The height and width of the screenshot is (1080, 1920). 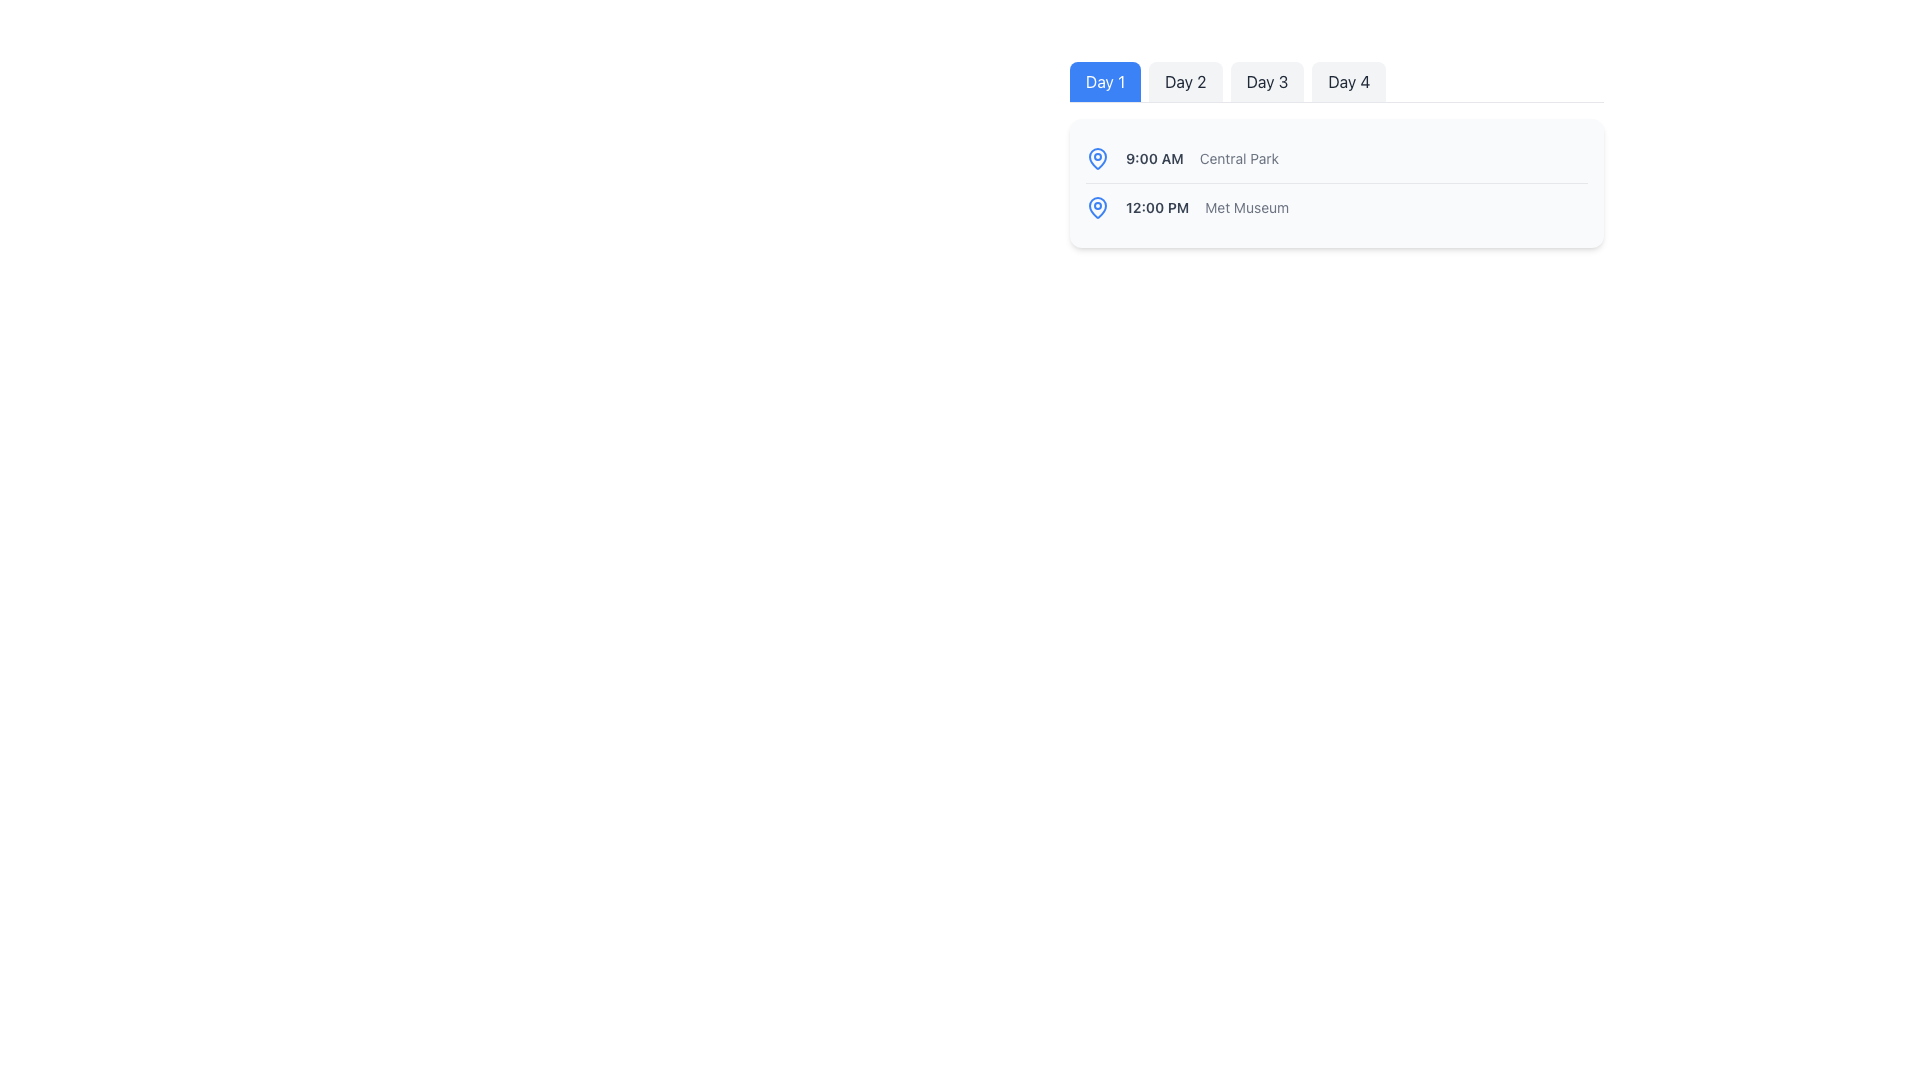 I want to click on the 'Day 3' button, so click(x=1266, y=80).